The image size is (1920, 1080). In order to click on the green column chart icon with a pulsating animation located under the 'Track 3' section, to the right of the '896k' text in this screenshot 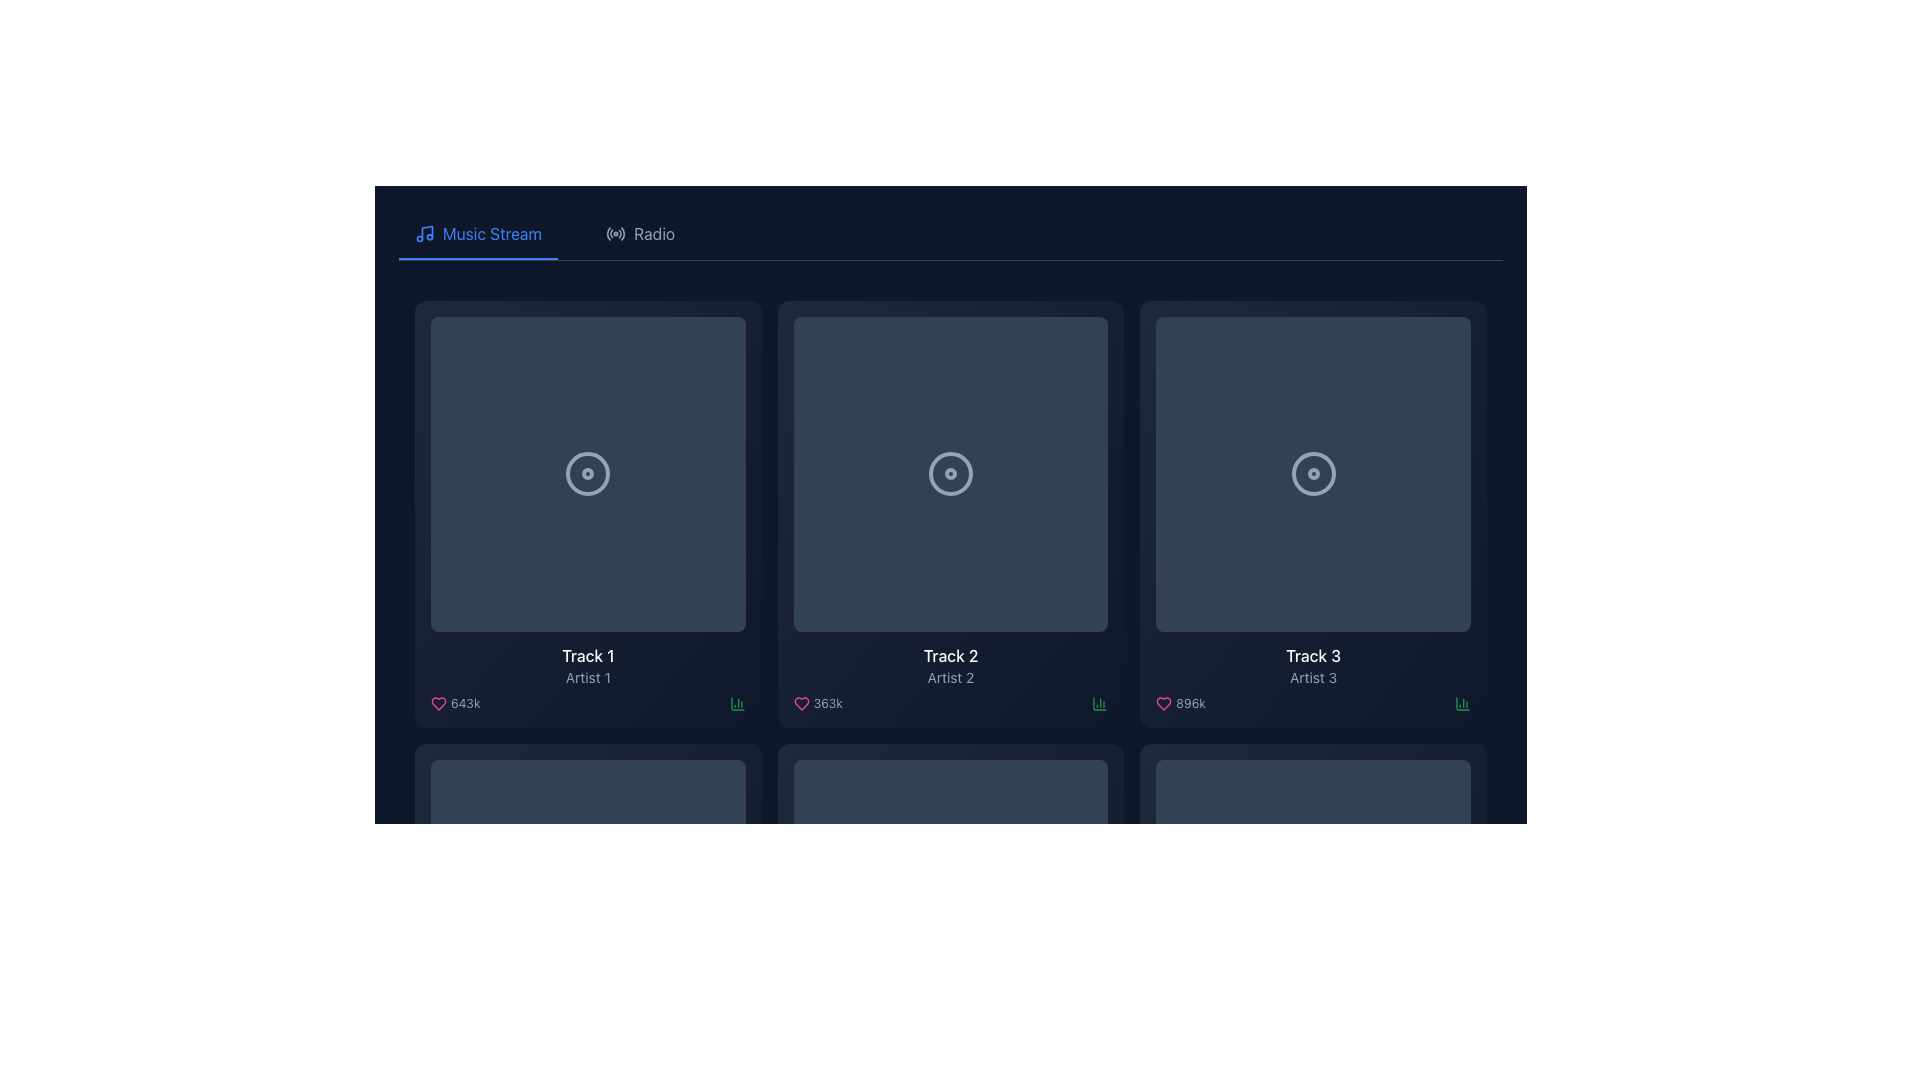, I will do `click(736, 702)`.